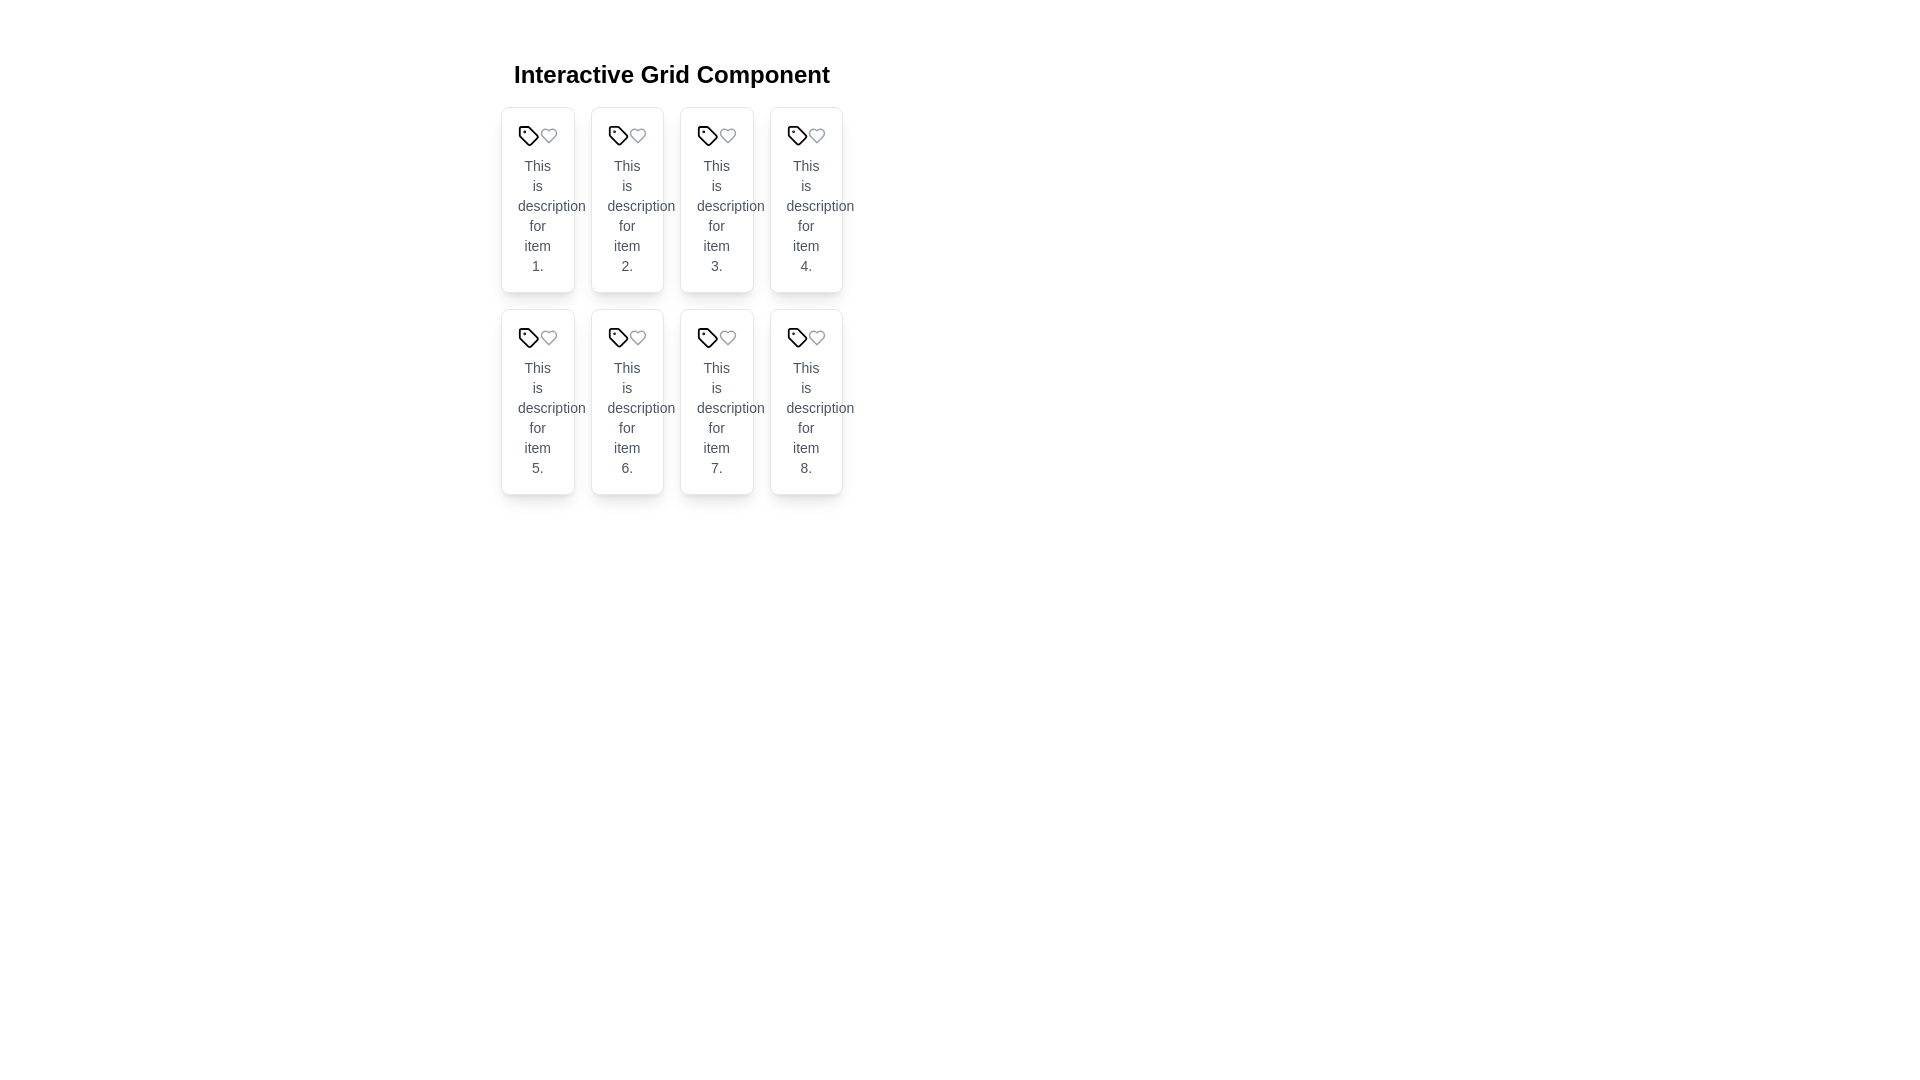 The width and height of the screenshot is (1920, 1080). Describe the element at coordinates (626, 216) in the screenshot. I see `the text block containing 'This is description for item 2.' which is styled in gray and located below the title 'Tile 2'` at that location.